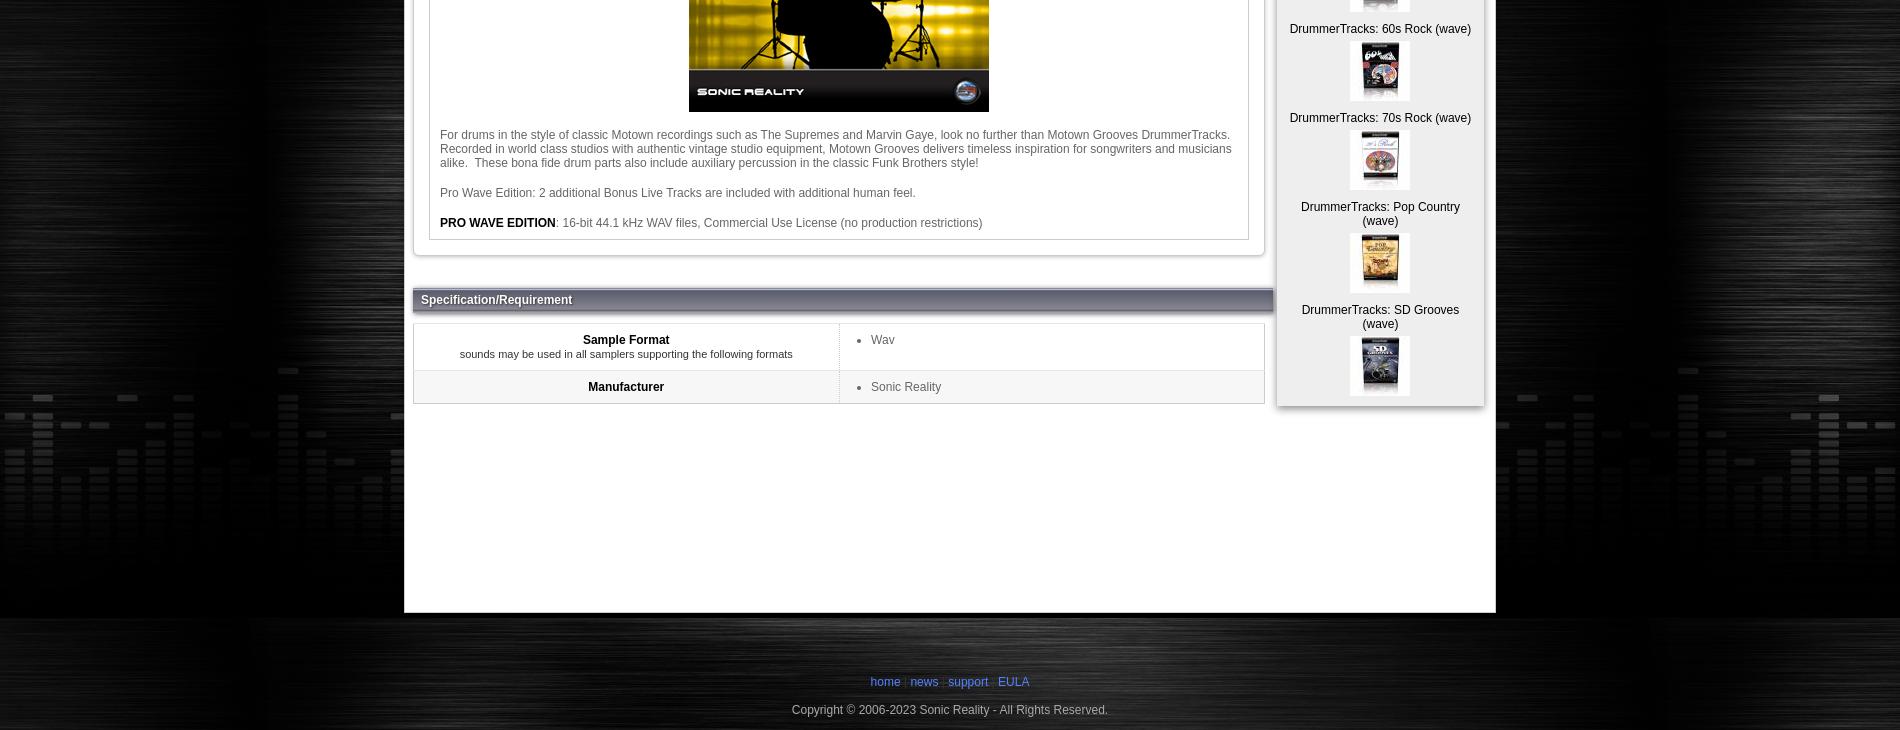  Describe the element at coordinates (625, 340) in the screenshot. I see `'Sample Format'` at that location.